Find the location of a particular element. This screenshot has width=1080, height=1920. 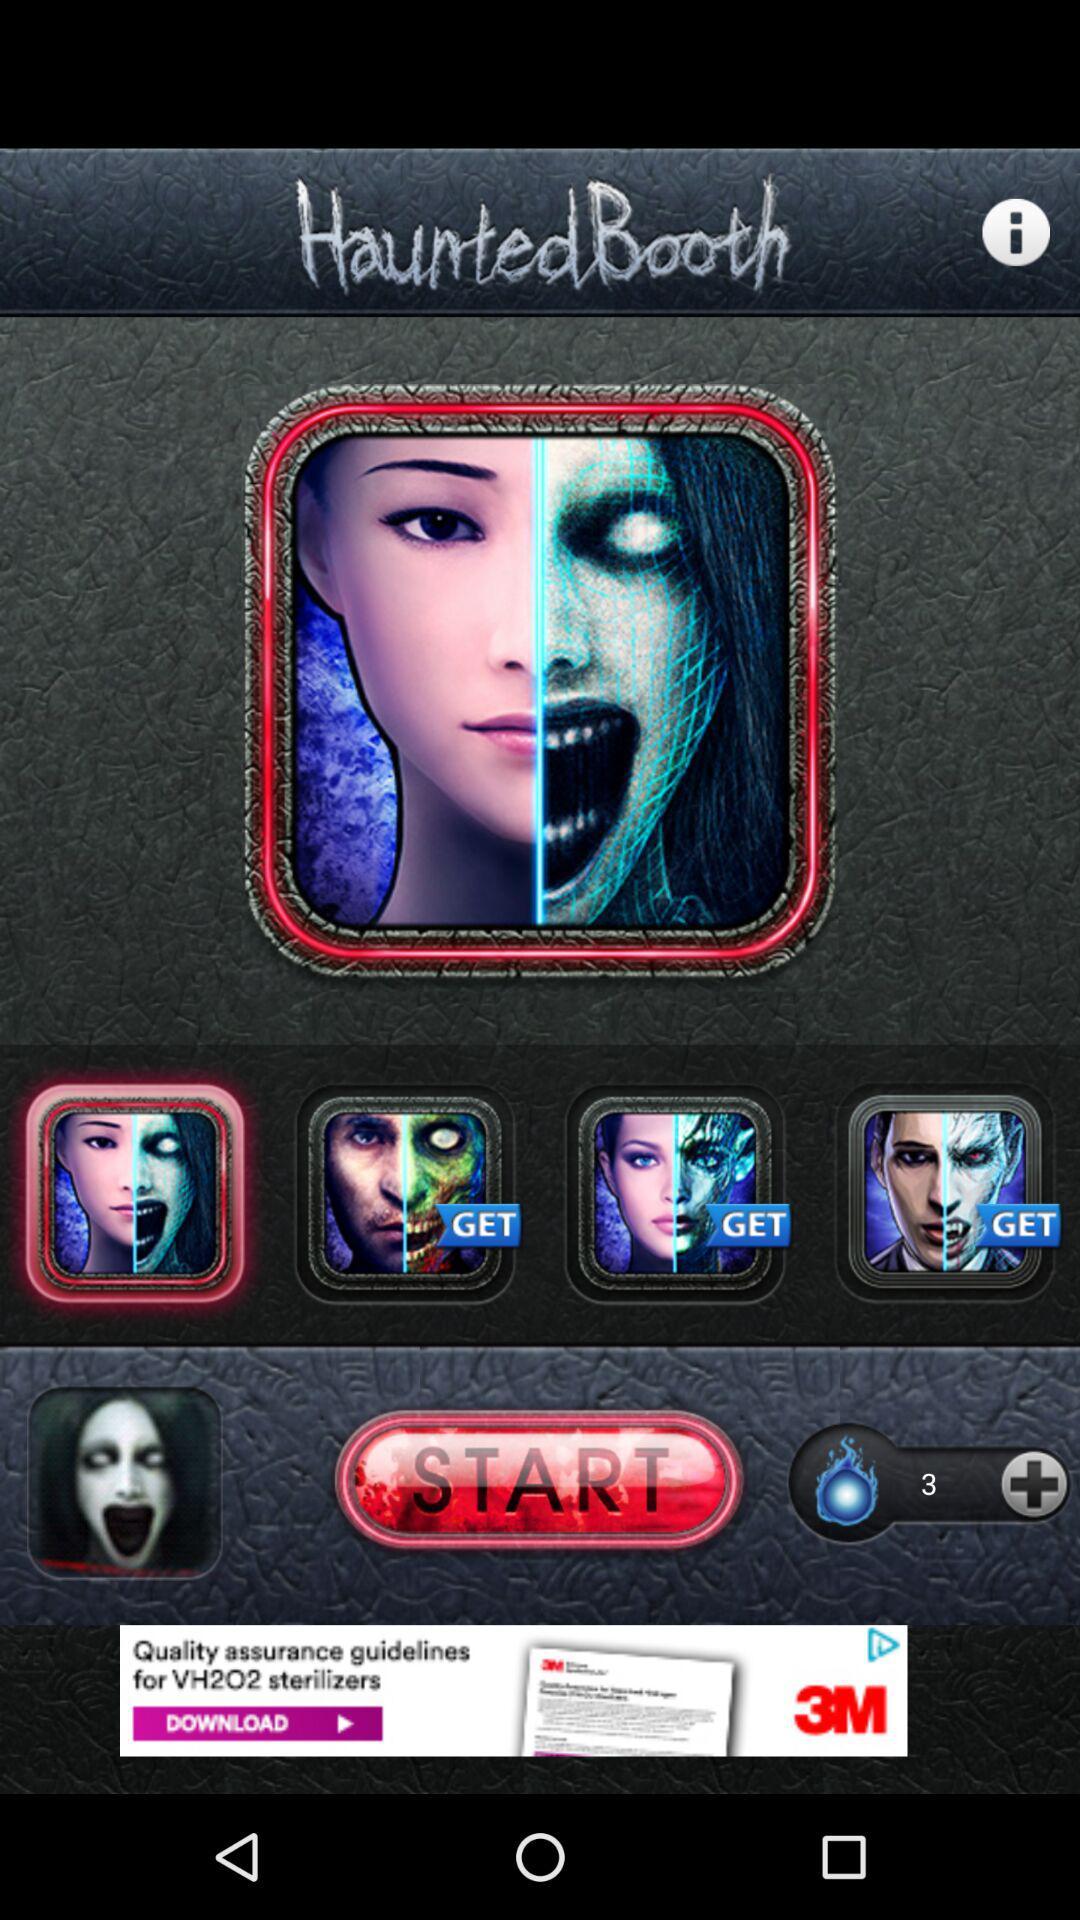

option is located at coordinates (675, 1193).